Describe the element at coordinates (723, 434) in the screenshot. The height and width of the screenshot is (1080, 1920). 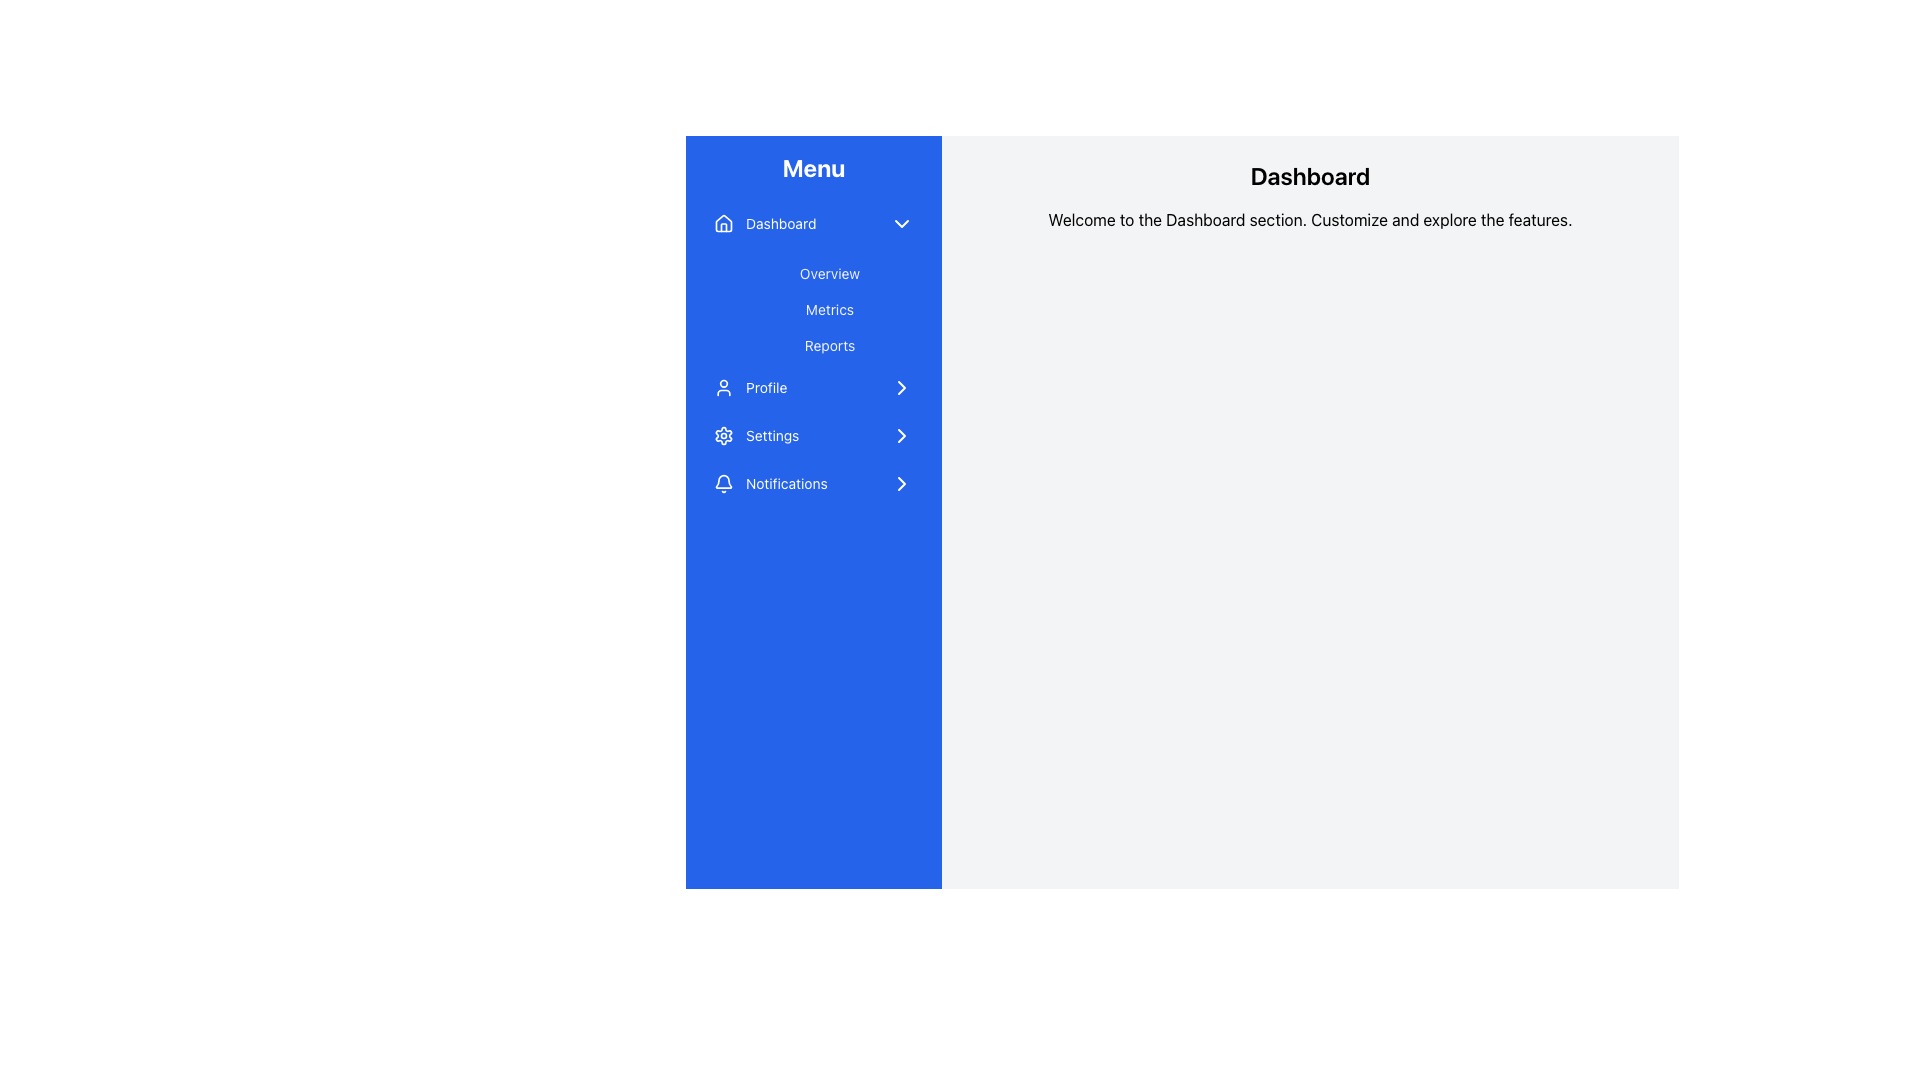
I see `the gear-shaped icon representing settings, located in the vertical menu bar` at that location.